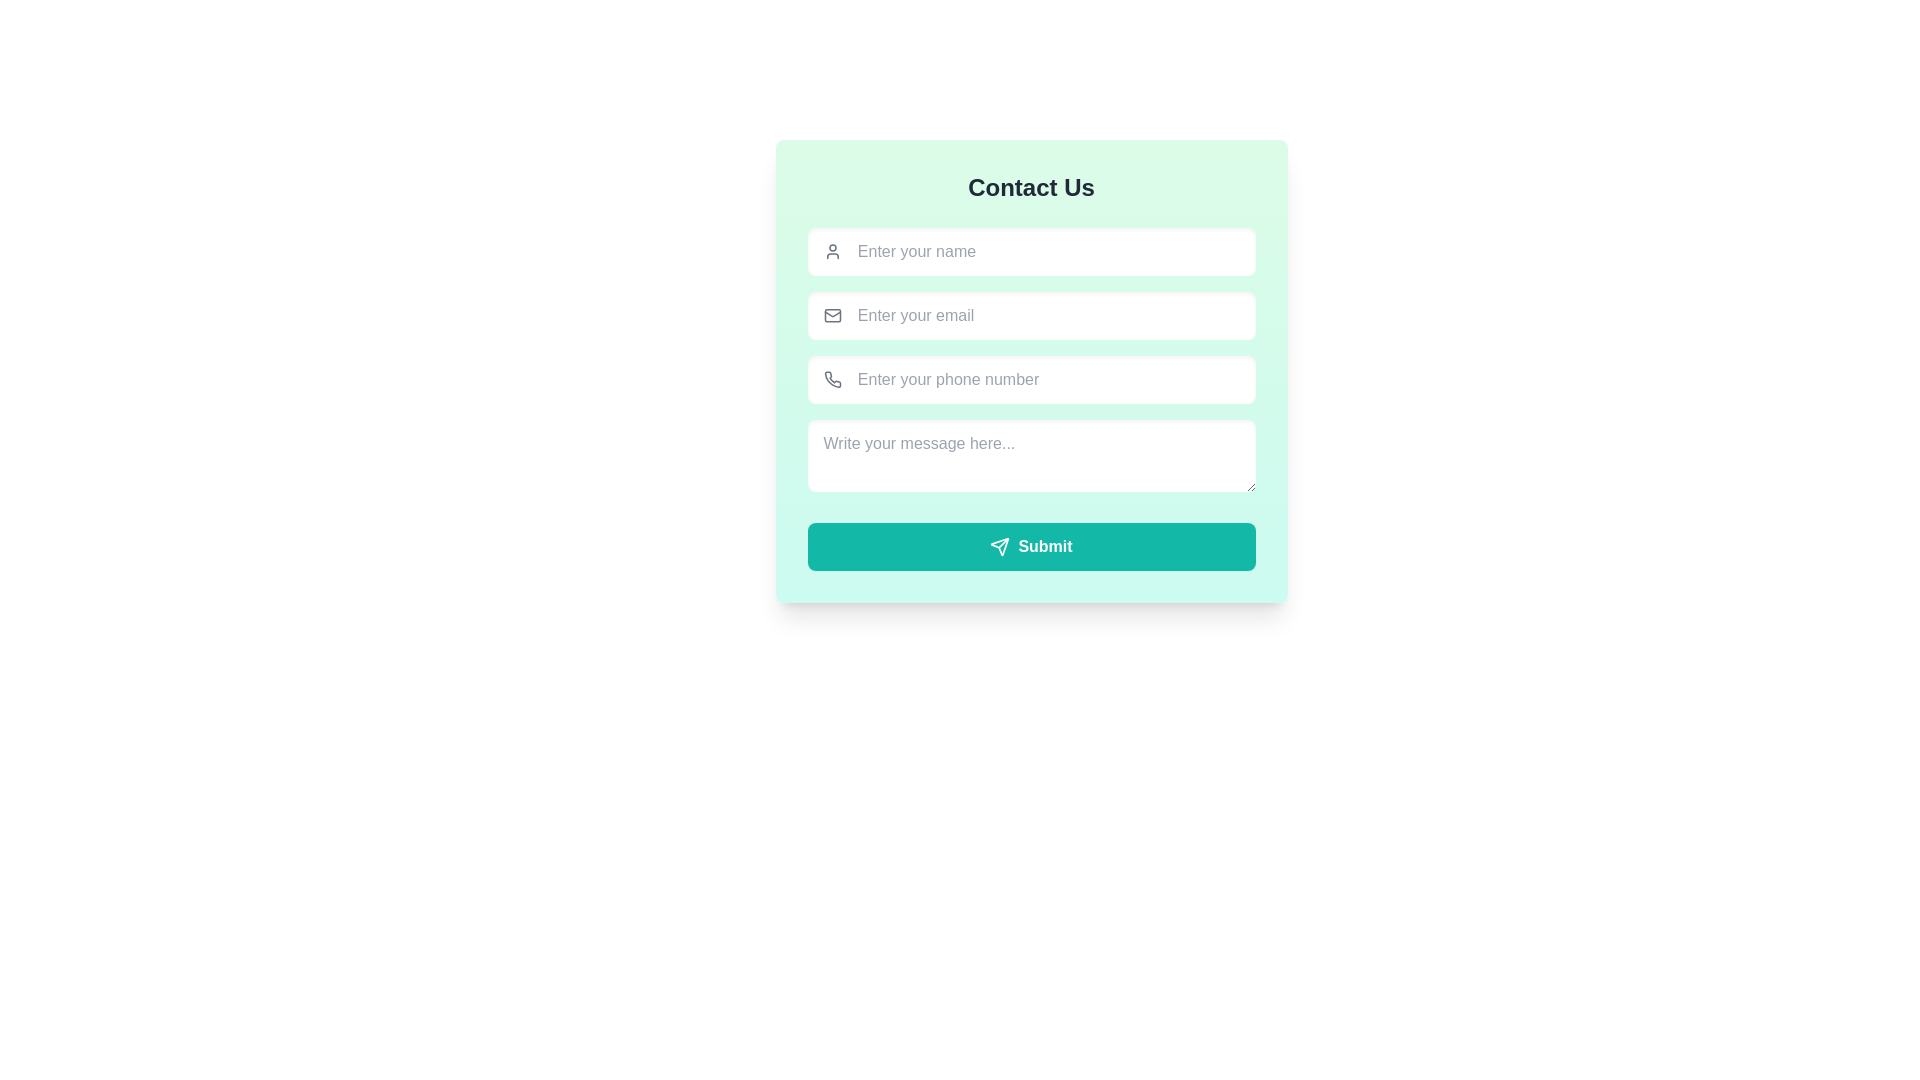 This screenshot has width=1920, height=1080. What do you see at coordinates (1000, 547) in the screenshot?
I see `the icon located inside the teal 'Submit' button, which visually represents the action of sending or submission, positioned to the left of the 'Submit' text` at bounding box center [1000, 547].